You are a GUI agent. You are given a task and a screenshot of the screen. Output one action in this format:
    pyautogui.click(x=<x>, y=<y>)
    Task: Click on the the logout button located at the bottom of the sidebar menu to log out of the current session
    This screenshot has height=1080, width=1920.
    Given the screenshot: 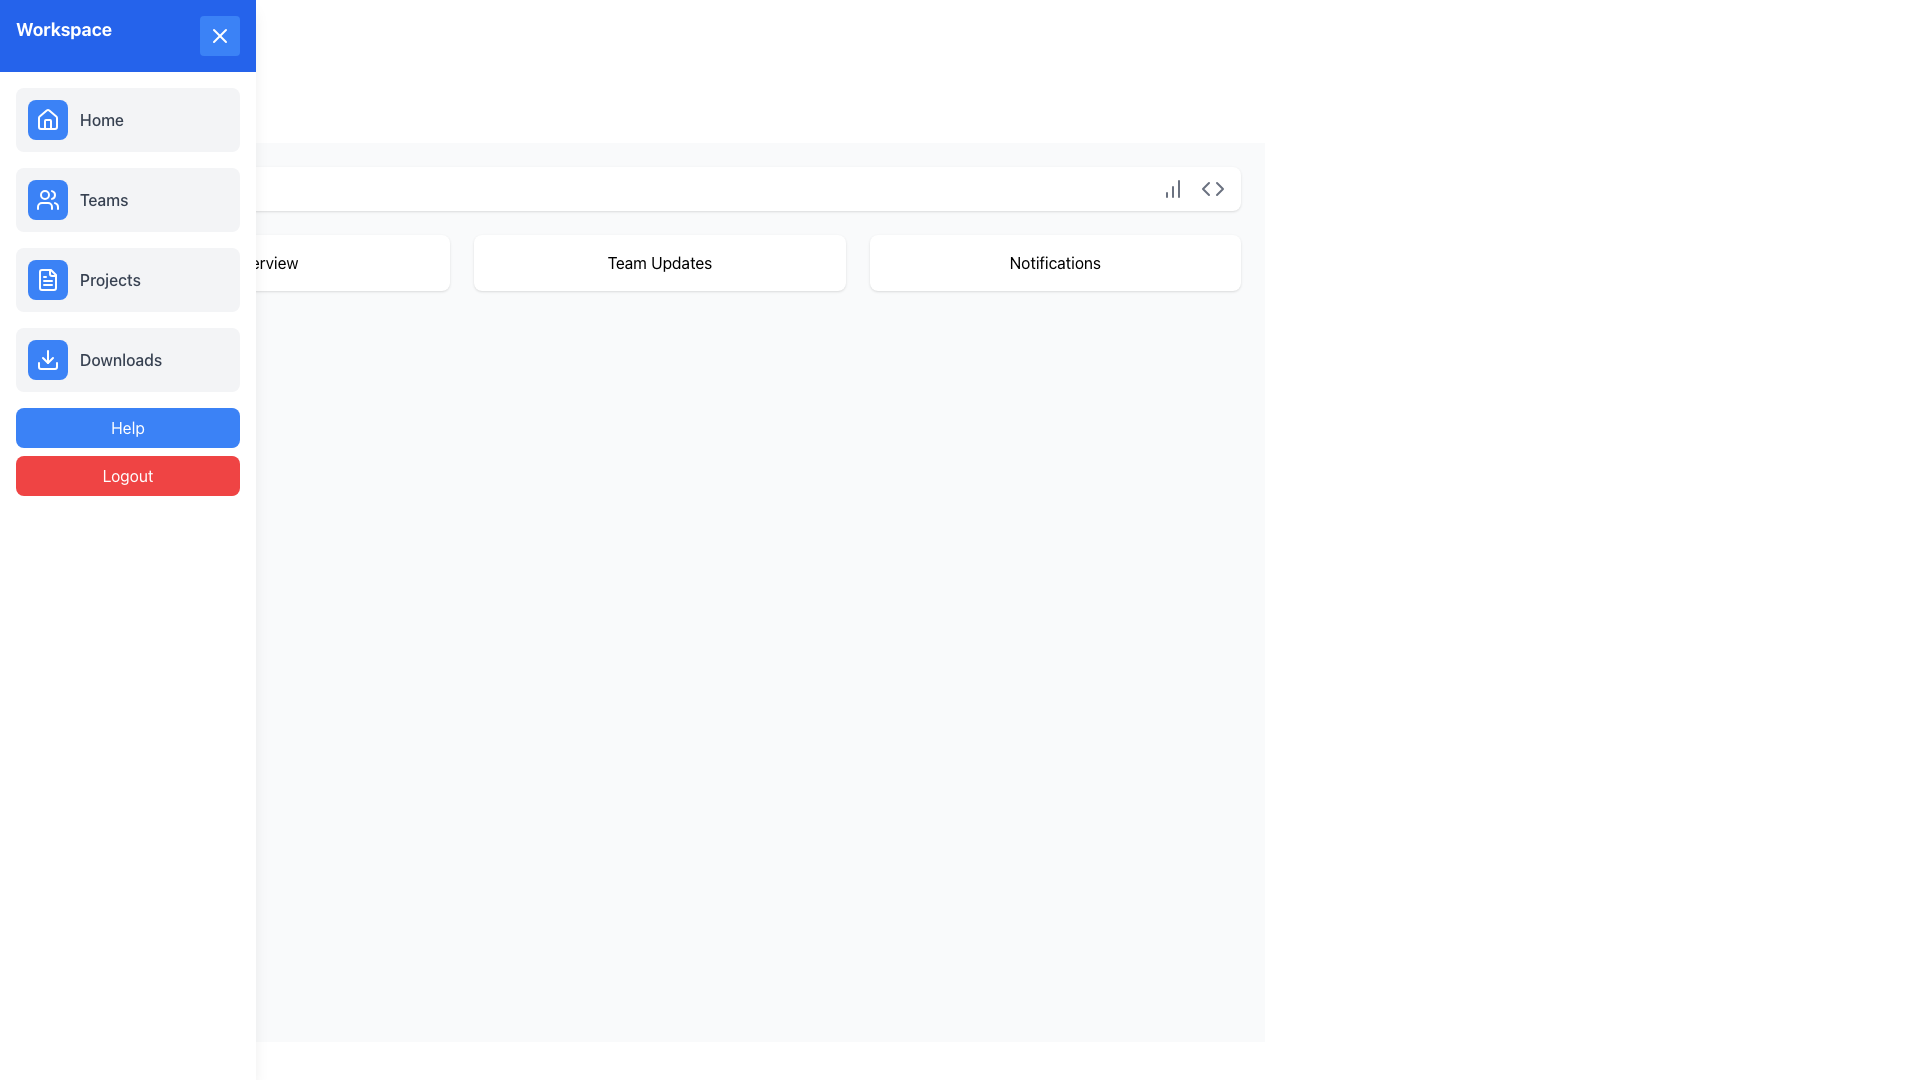 What is the action you would take?
    pyautogui.click(x=127, y=475)
    